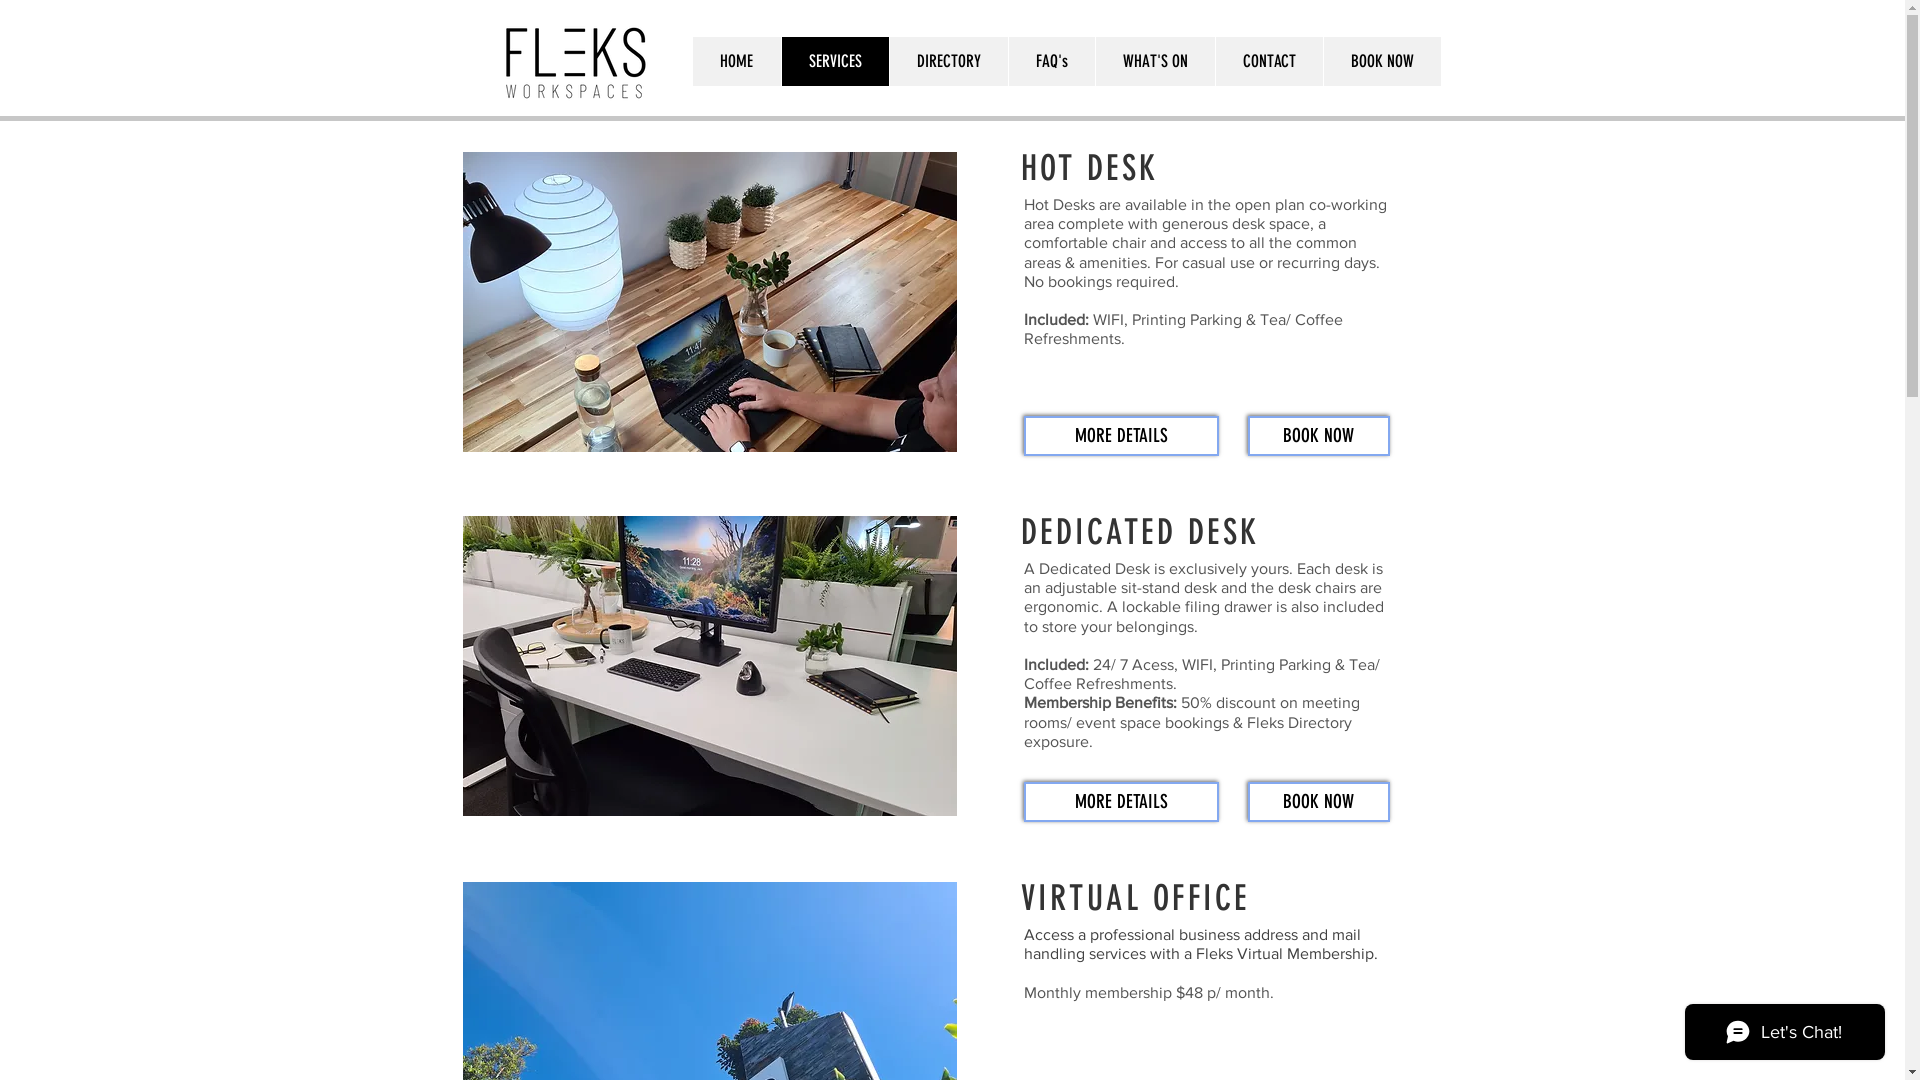 This screenshot has height=1080, width=1920. I want to click on 'SERVICES', so click(778, 60).